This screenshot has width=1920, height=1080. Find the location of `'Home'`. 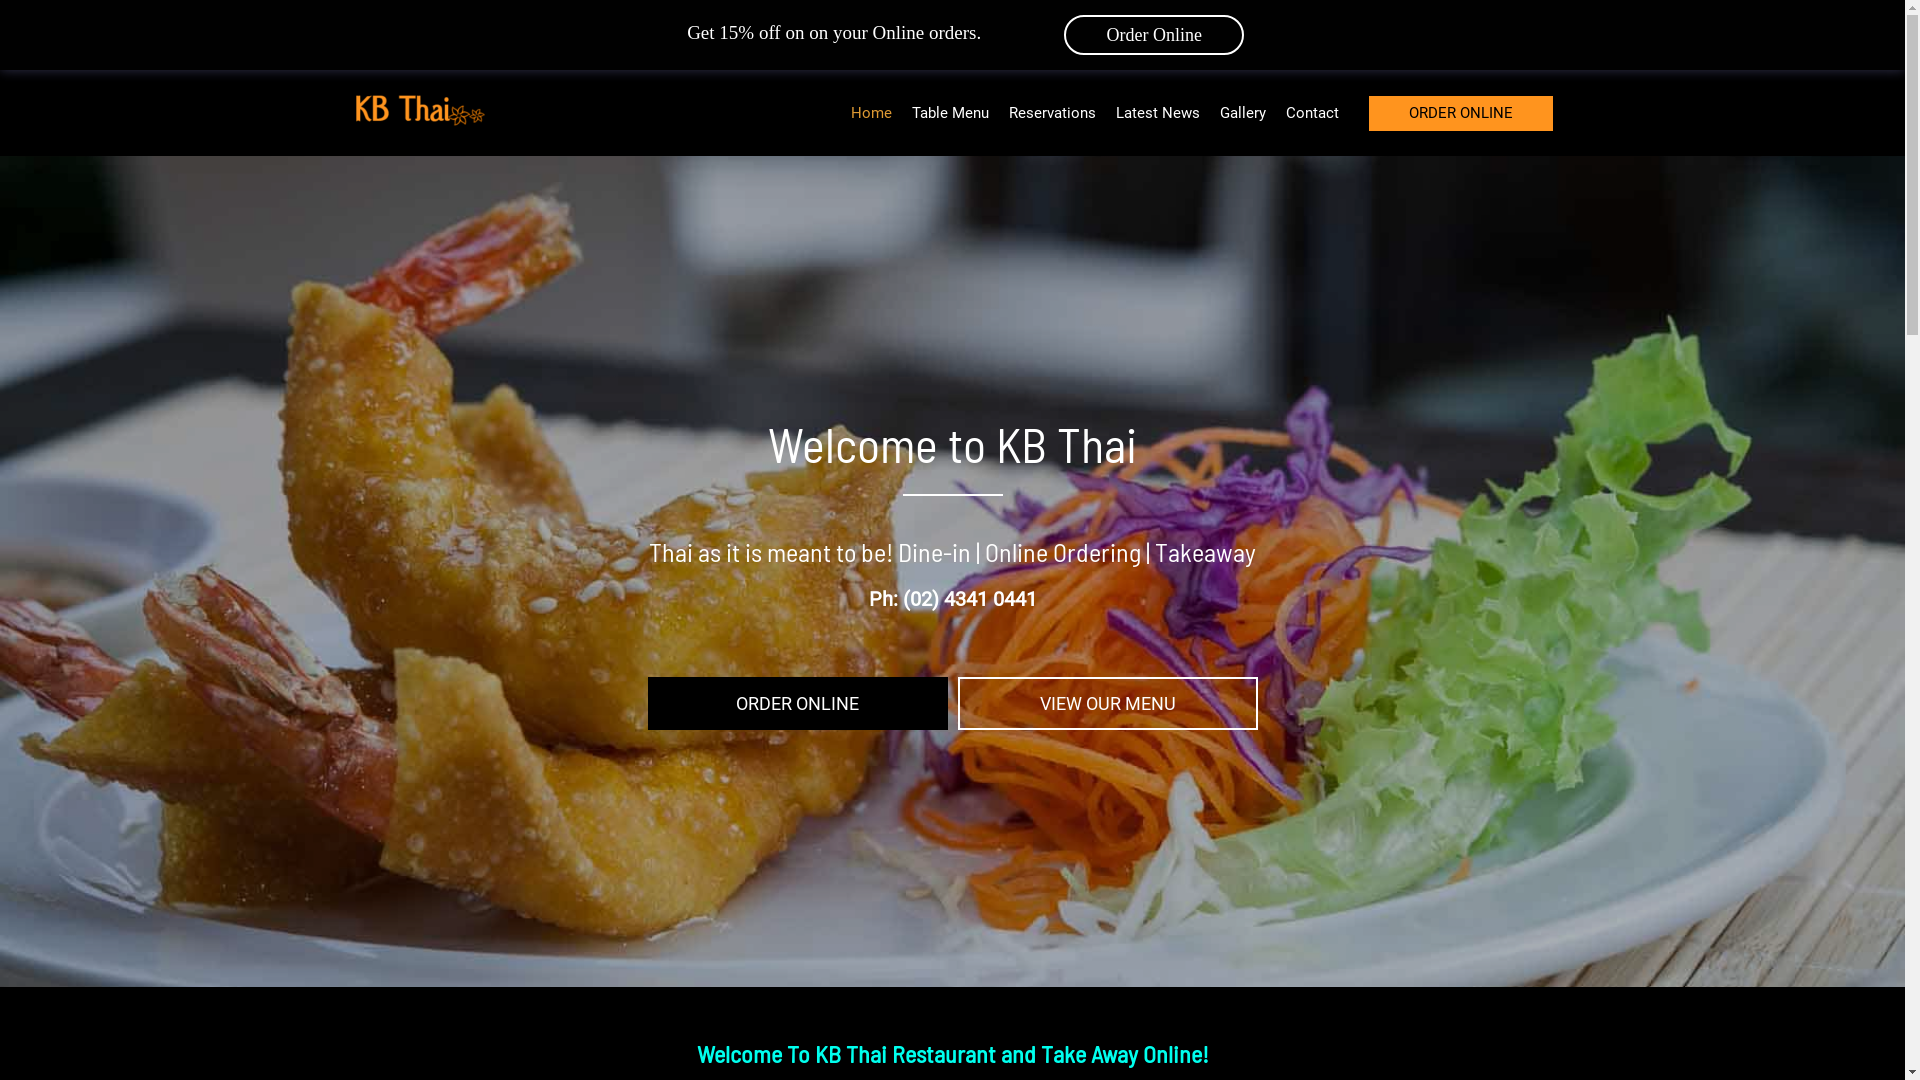

'Home' is located at coordinates (870, 112).